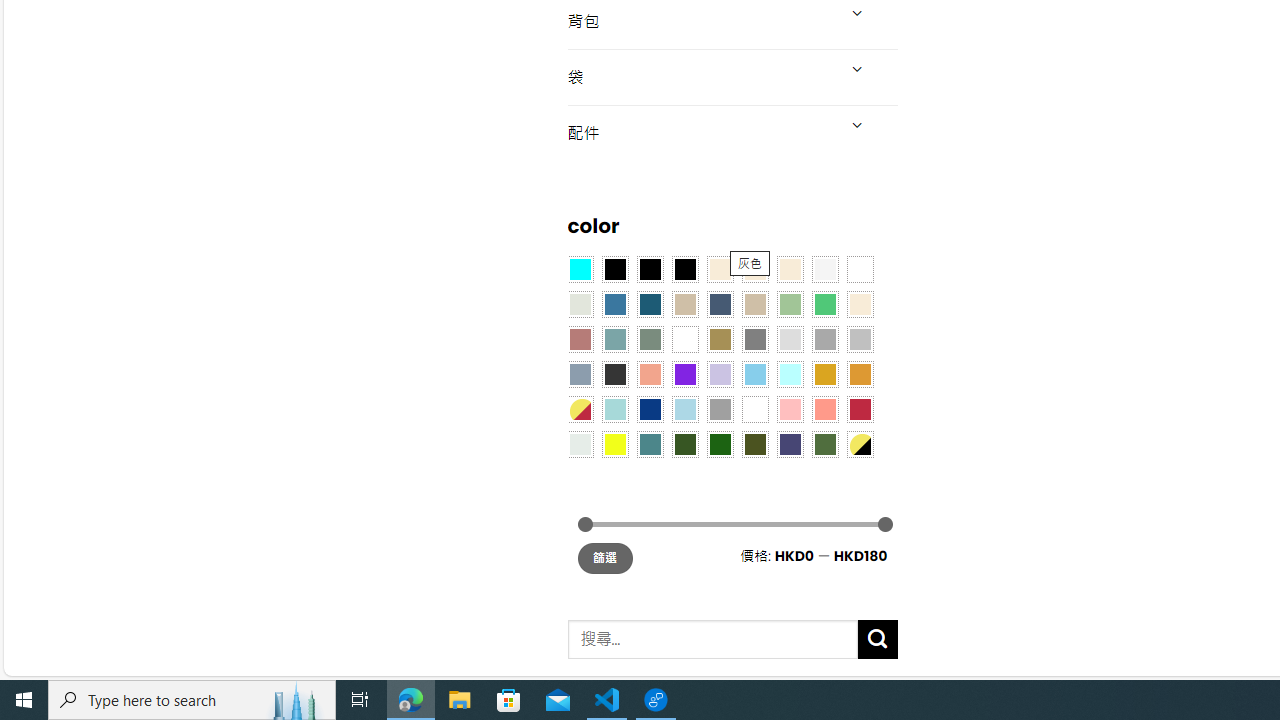 The height and width of the screenshot is (720, 1280). I want to click on 'Dull Nickle', so click(578, 443).